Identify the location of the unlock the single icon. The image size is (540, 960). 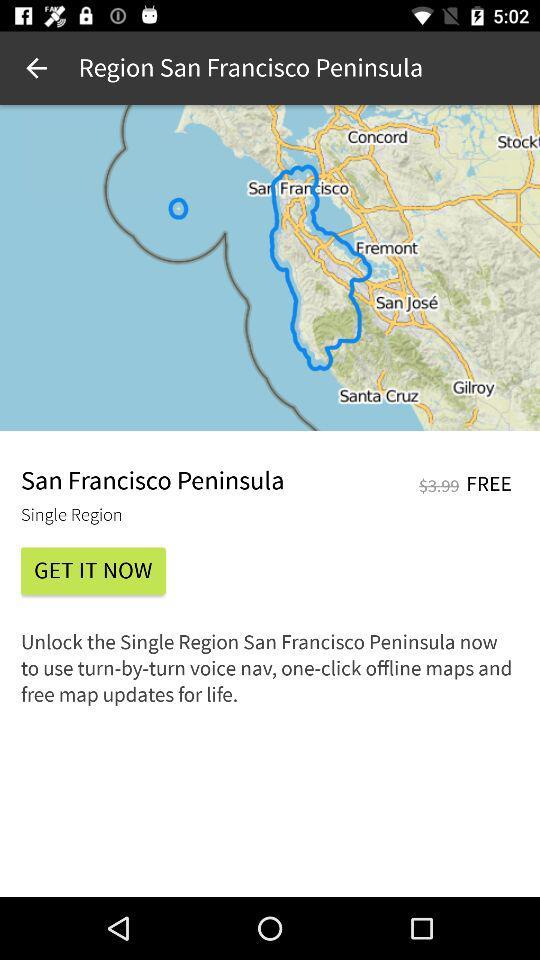
(270, 675).